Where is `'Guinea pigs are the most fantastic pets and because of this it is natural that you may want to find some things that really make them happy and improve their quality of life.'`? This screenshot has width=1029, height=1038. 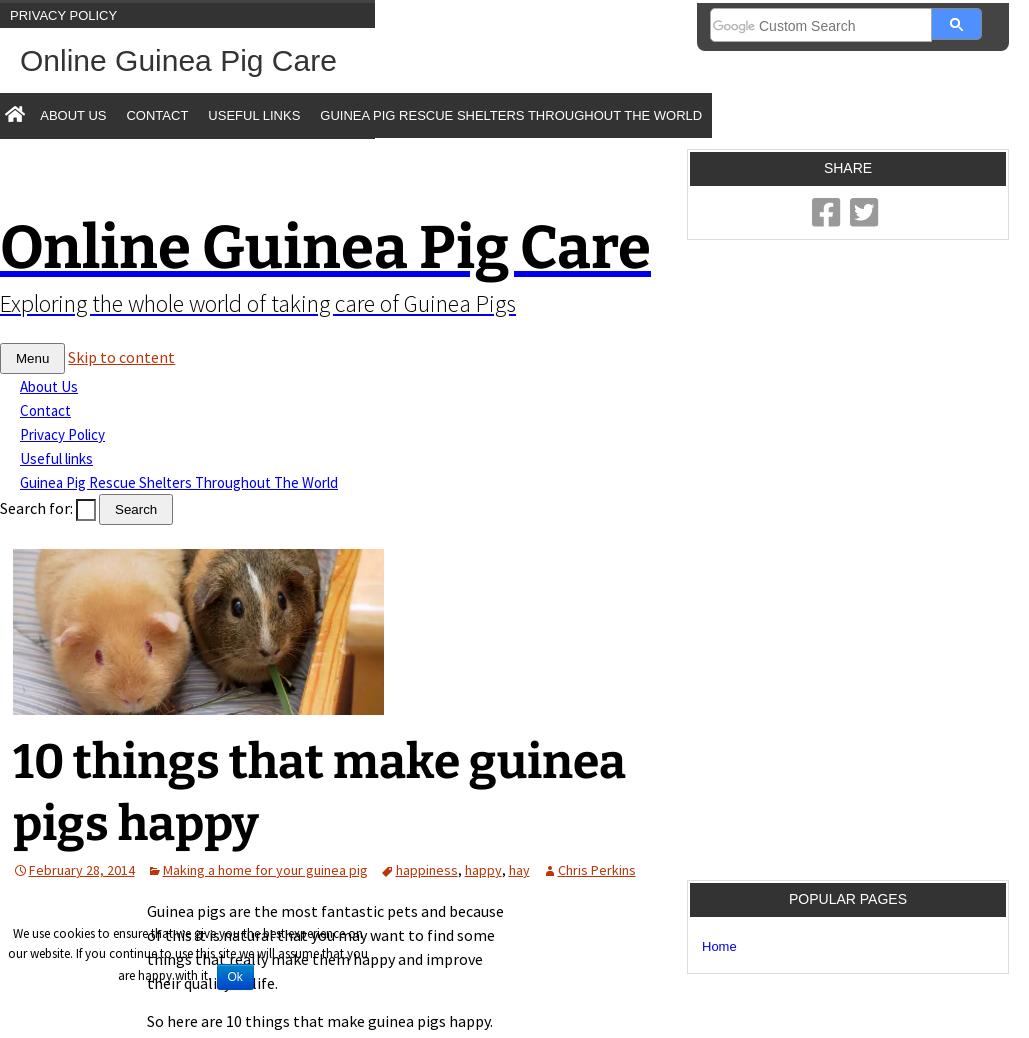 'Guinea pigs are the most fantastic pets and because of this it is natural that you may want to find some things that really make them happy and improve their quality of life.' is located at coordinates (145, 946).